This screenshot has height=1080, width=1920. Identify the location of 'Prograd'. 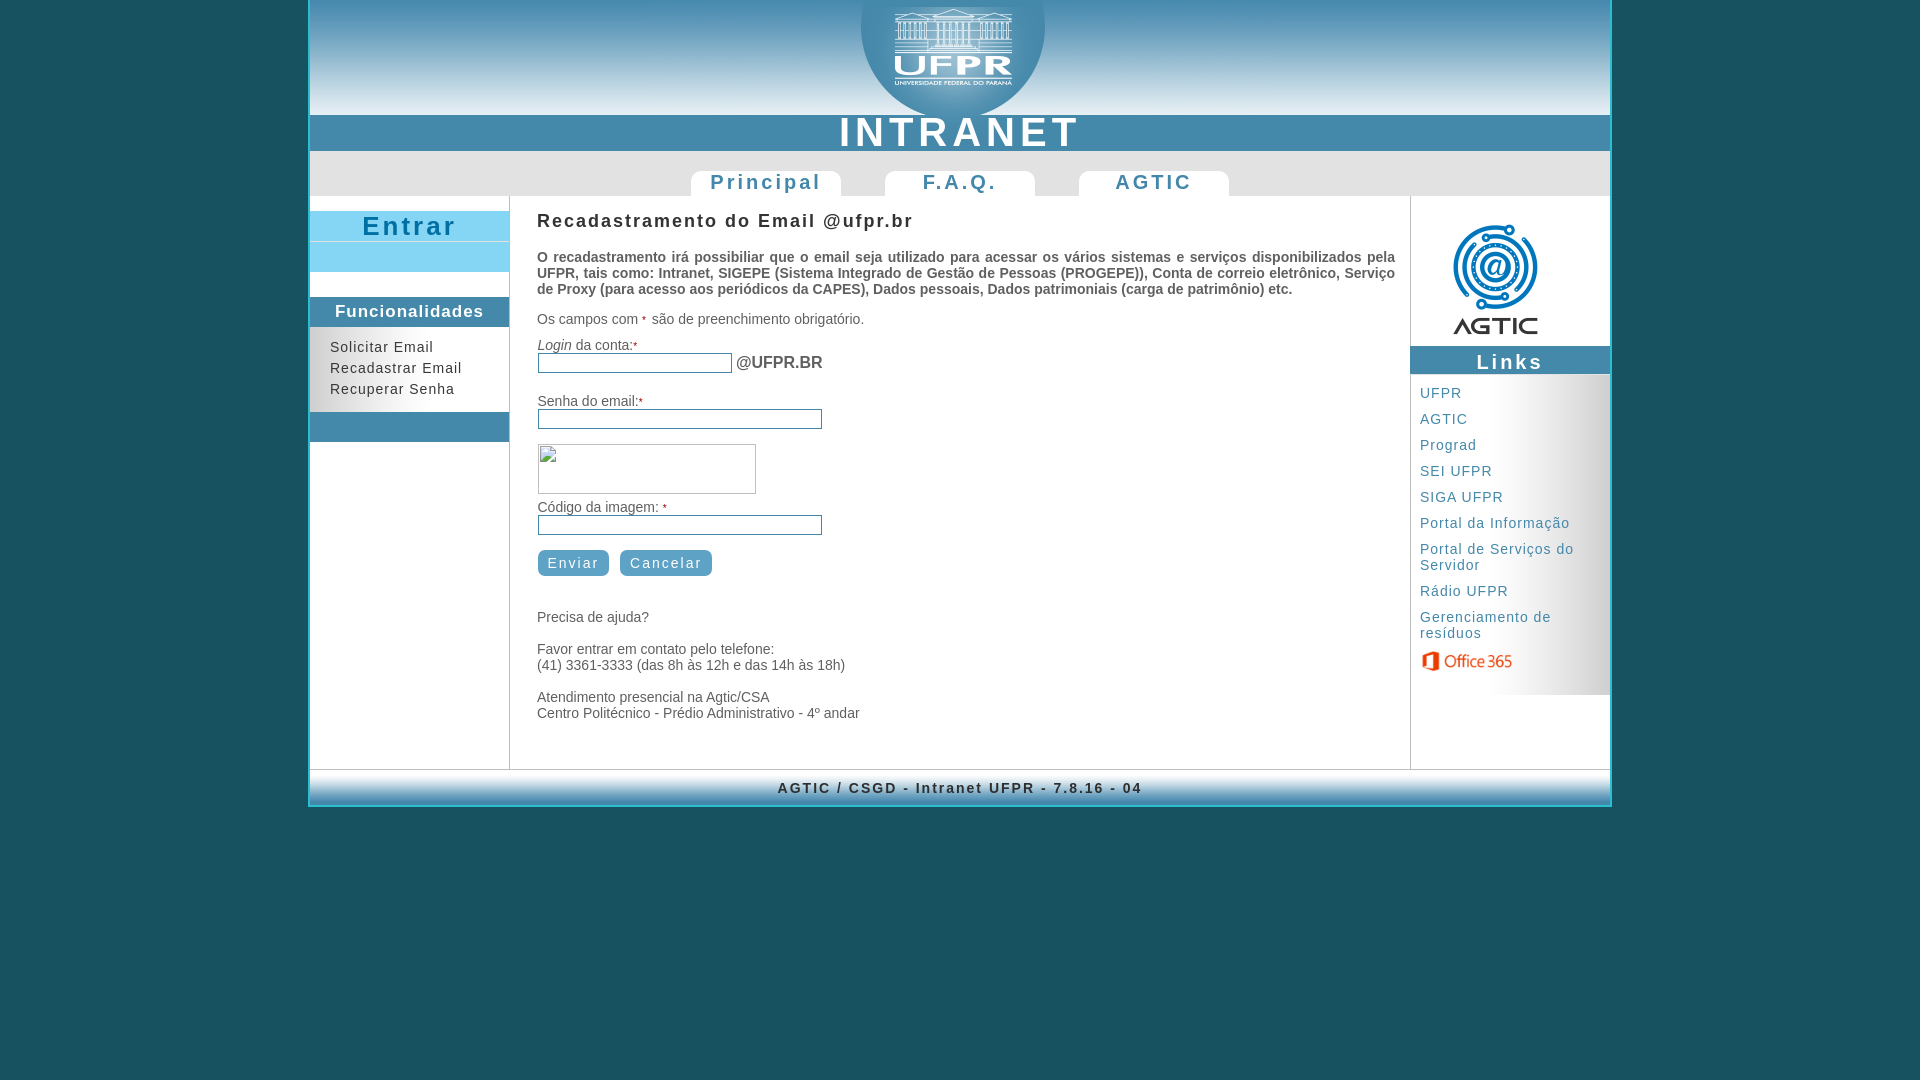
(1453, 443).